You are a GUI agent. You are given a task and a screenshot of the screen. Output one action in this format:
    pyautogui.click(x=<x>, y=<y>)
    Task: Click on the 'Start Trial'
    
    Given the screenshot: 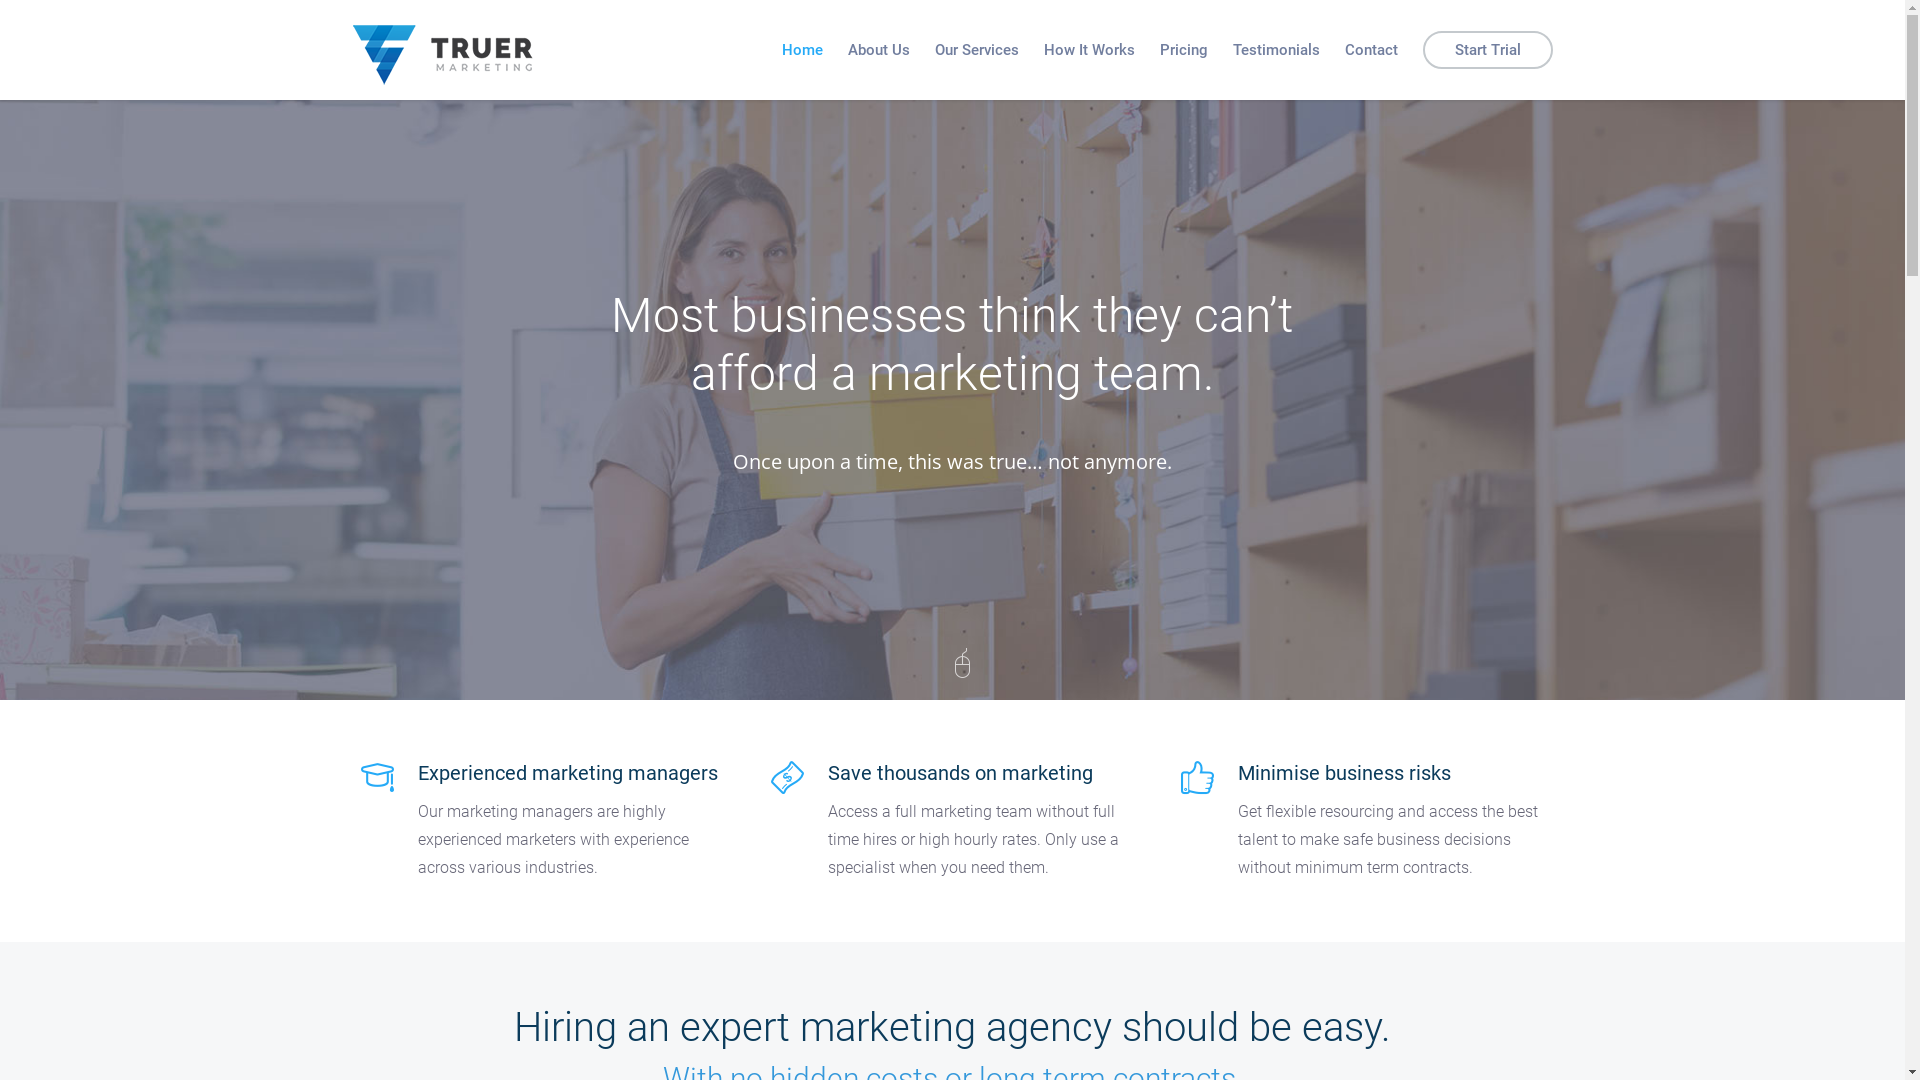 What is the action you would take?
    pyautogui.click(x=1487, y=49)
    